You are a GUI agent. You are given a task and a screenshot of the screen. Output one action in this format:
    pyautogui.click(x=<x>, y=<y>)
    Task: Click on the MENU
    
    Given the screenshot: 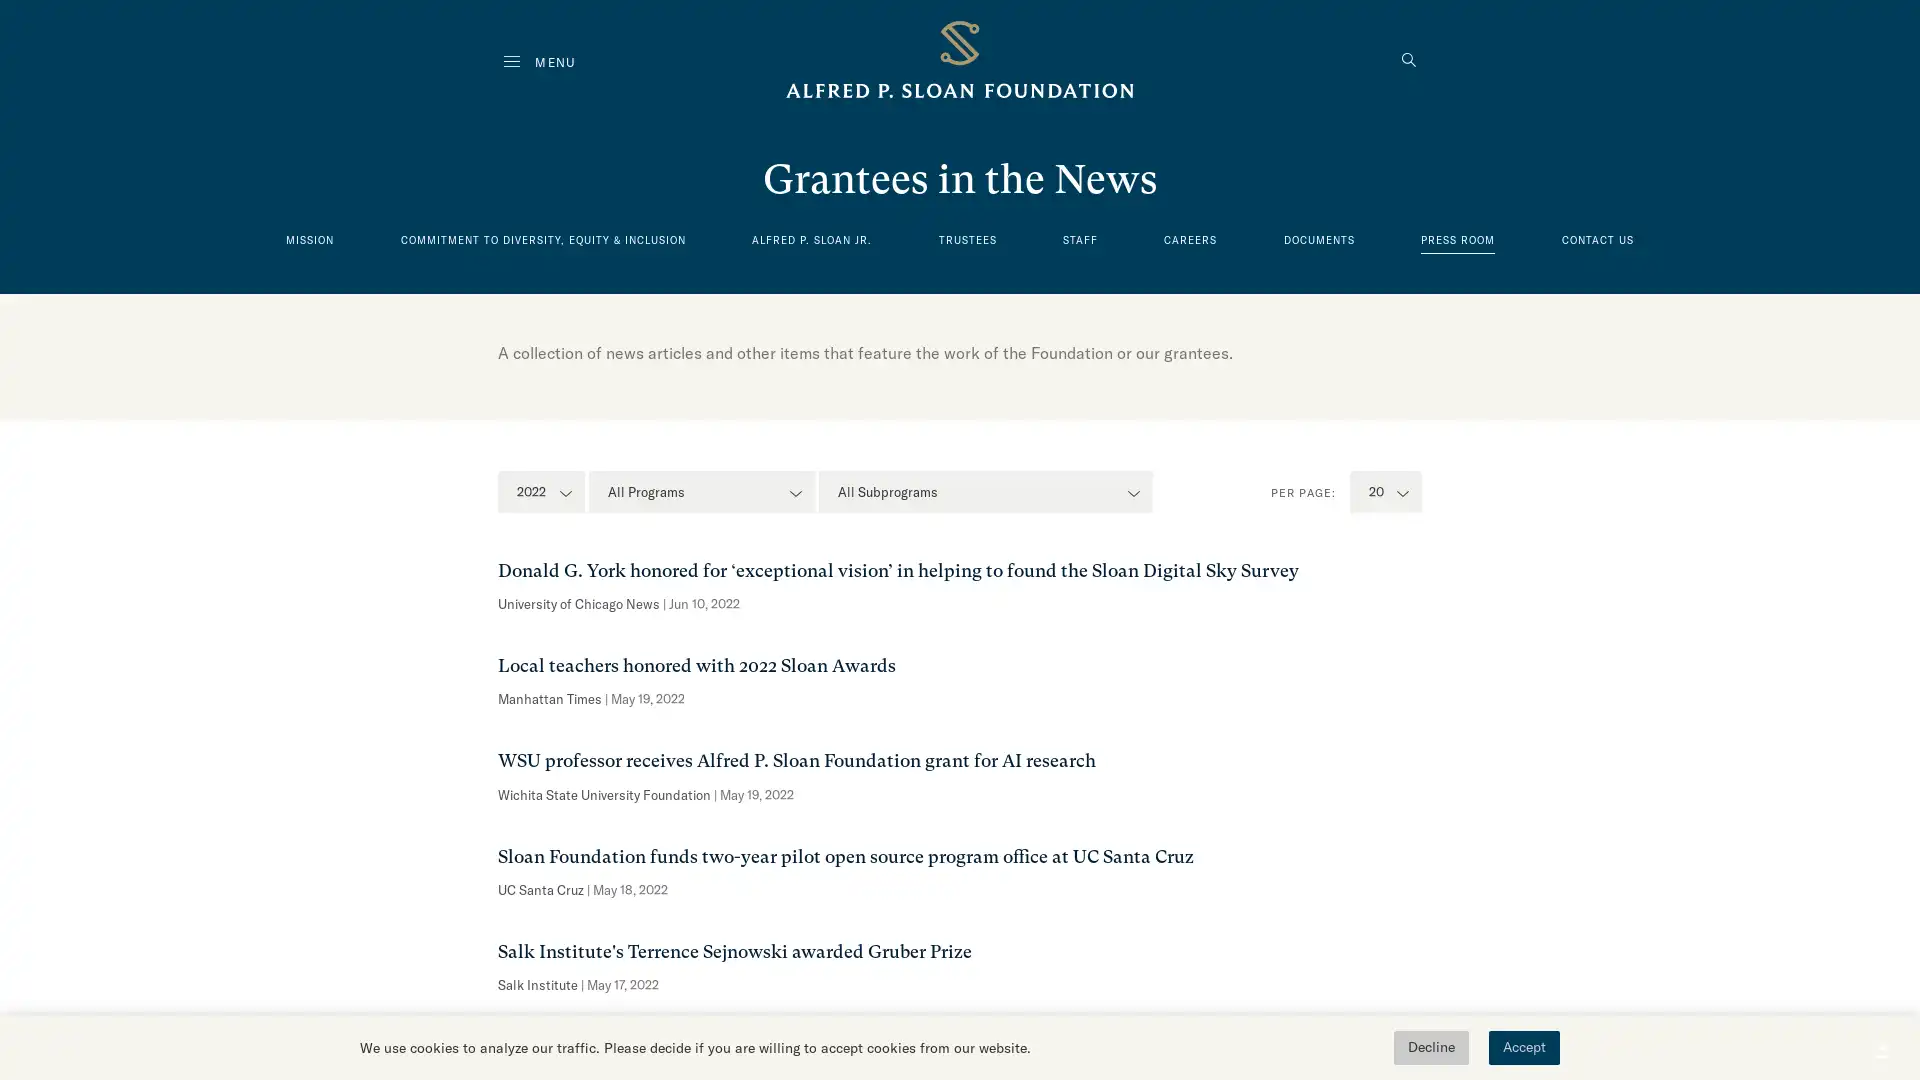 What is the action you would take?
    pyautogui.click(x=539, y=61)
    